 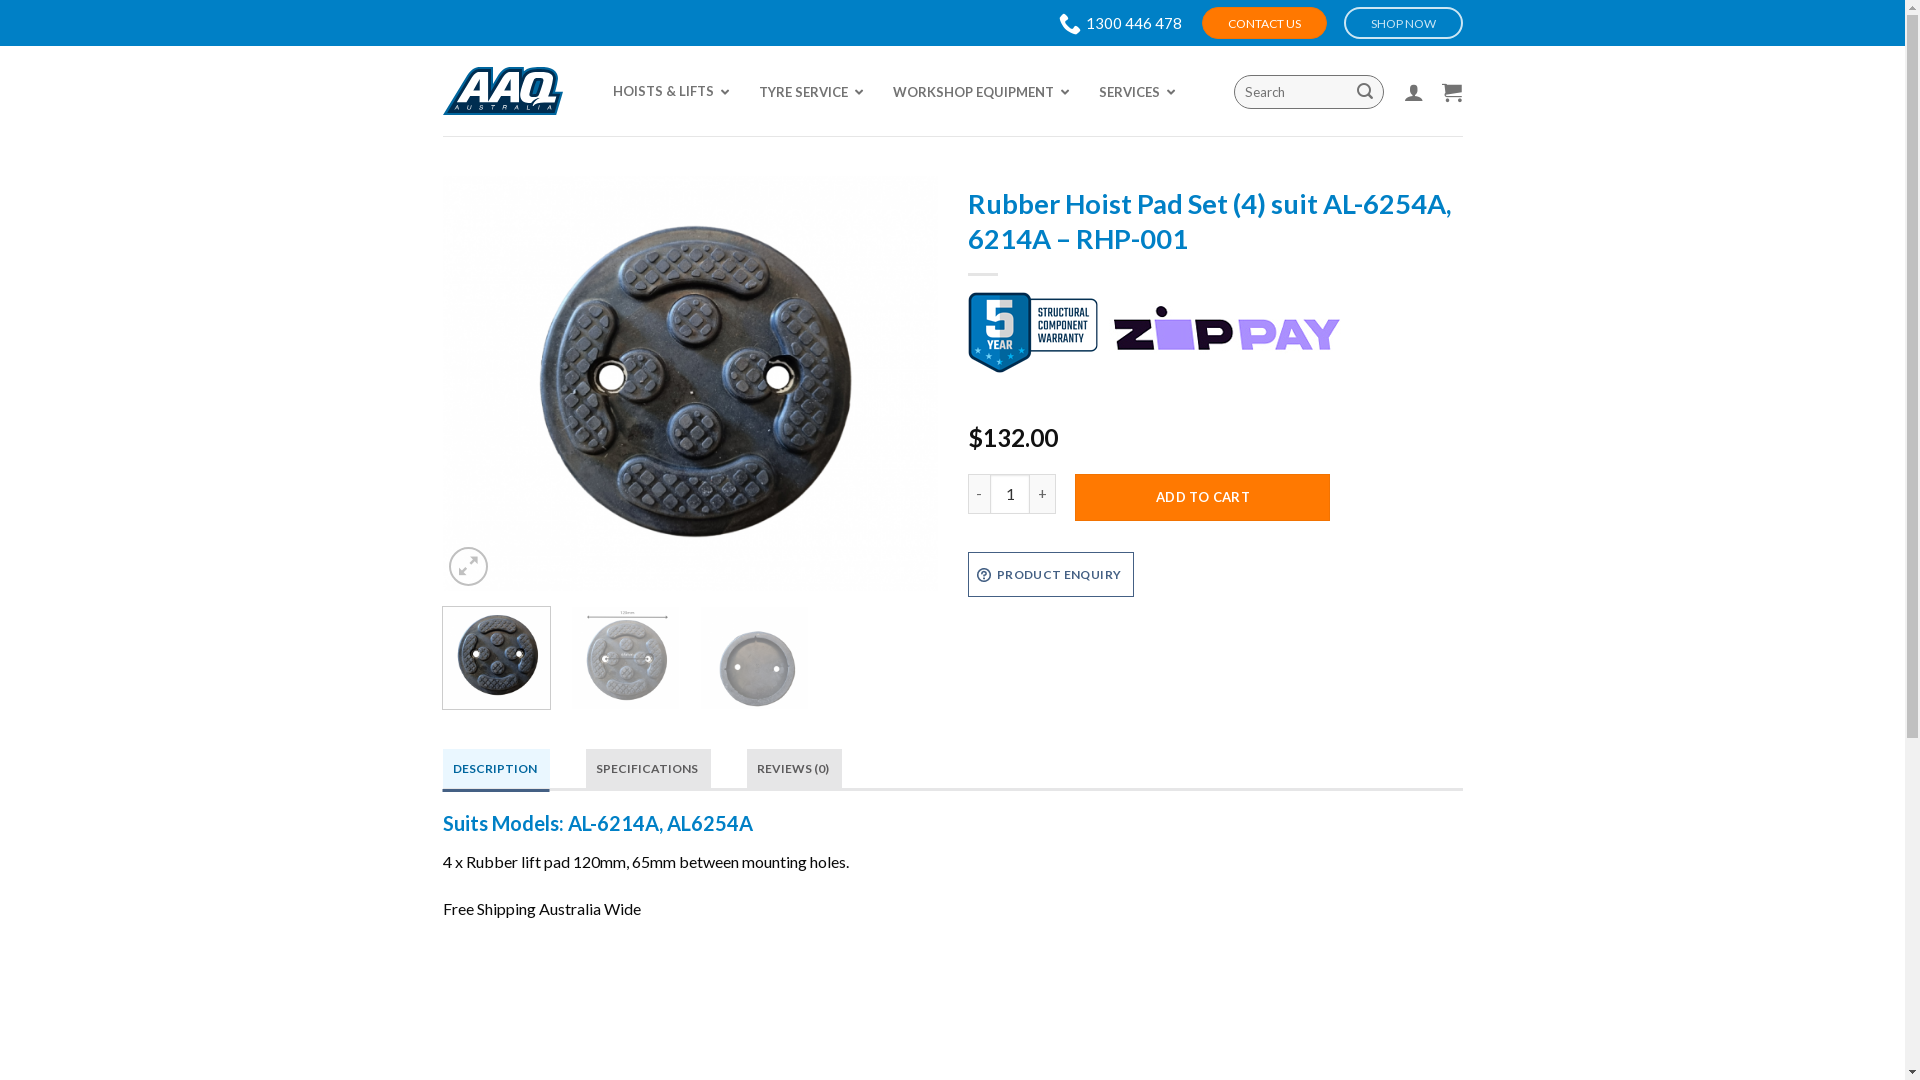 I want to click on 'TYRE SERVICE', so click(x=805, y=92).